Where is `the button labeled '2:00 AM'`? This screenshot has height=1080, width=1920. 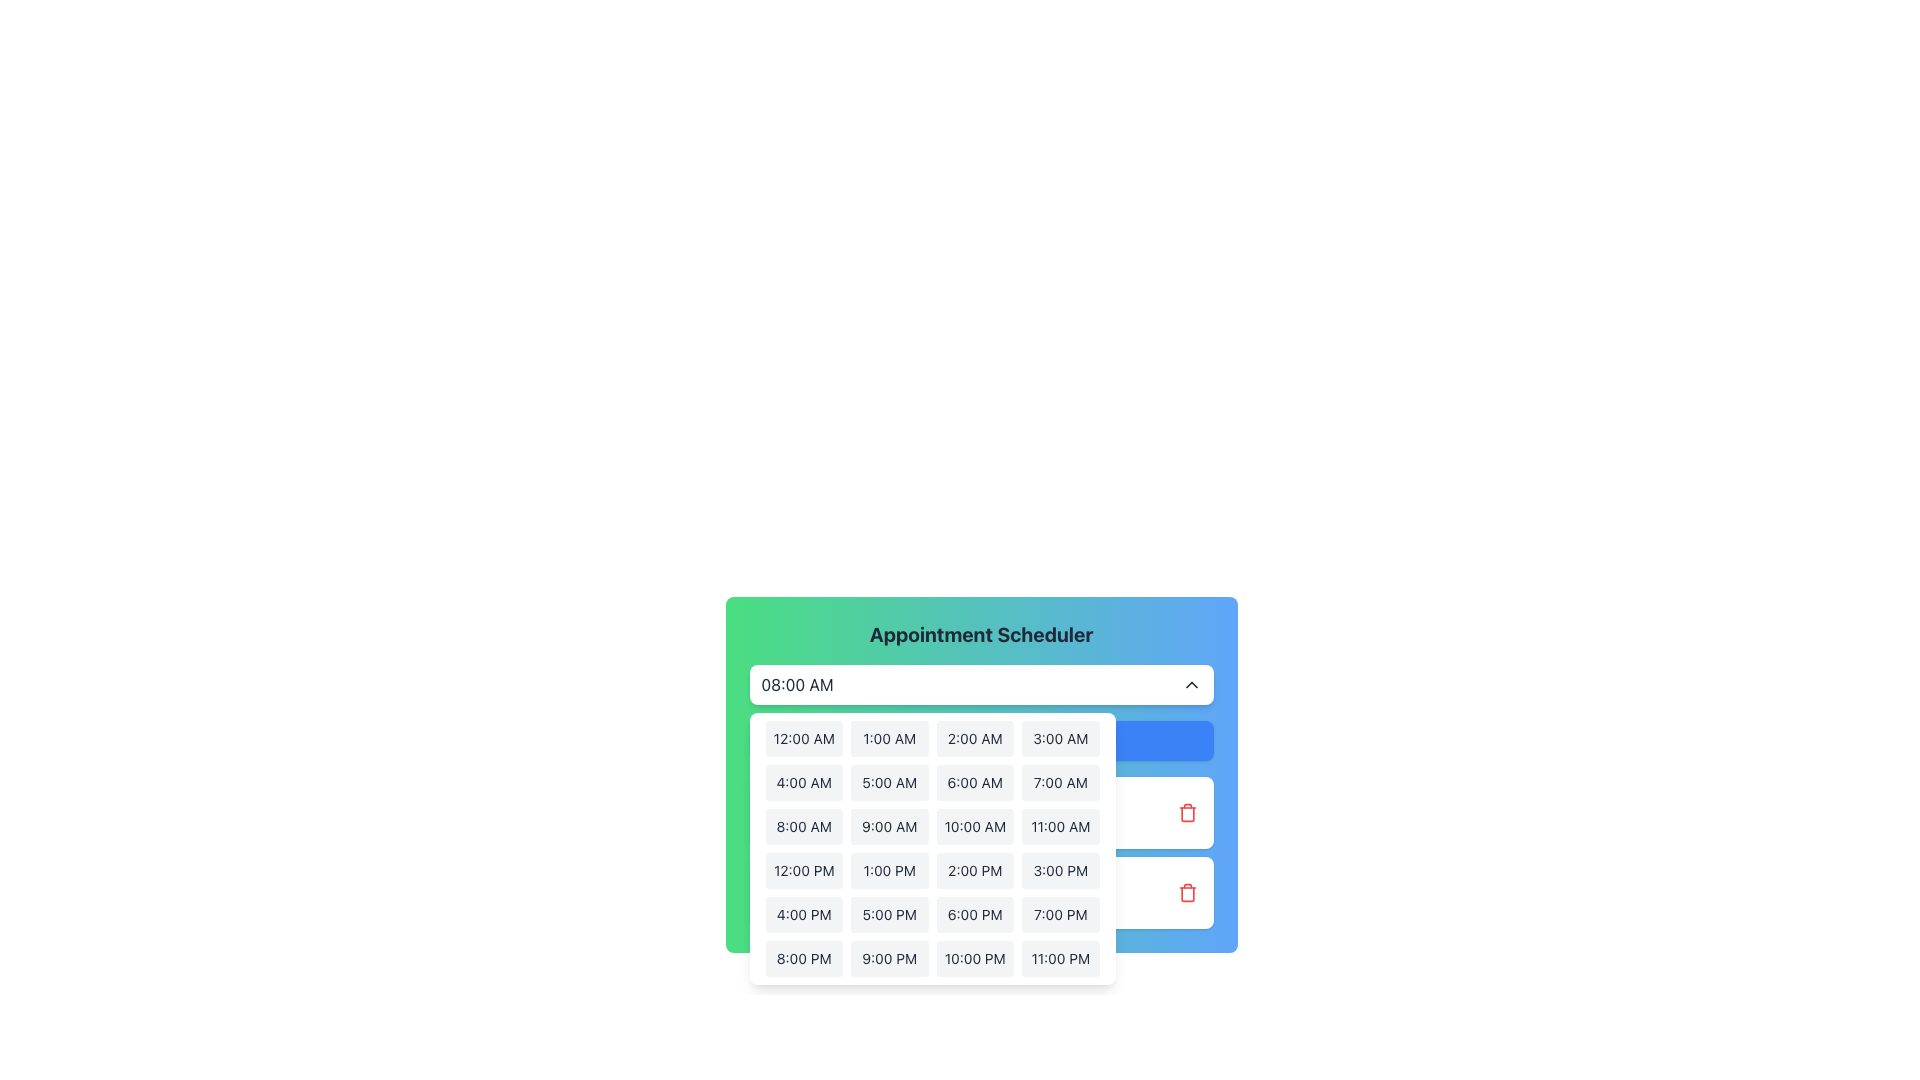
the button labeled '2:00 AM' is located at coordinates (975, 739).